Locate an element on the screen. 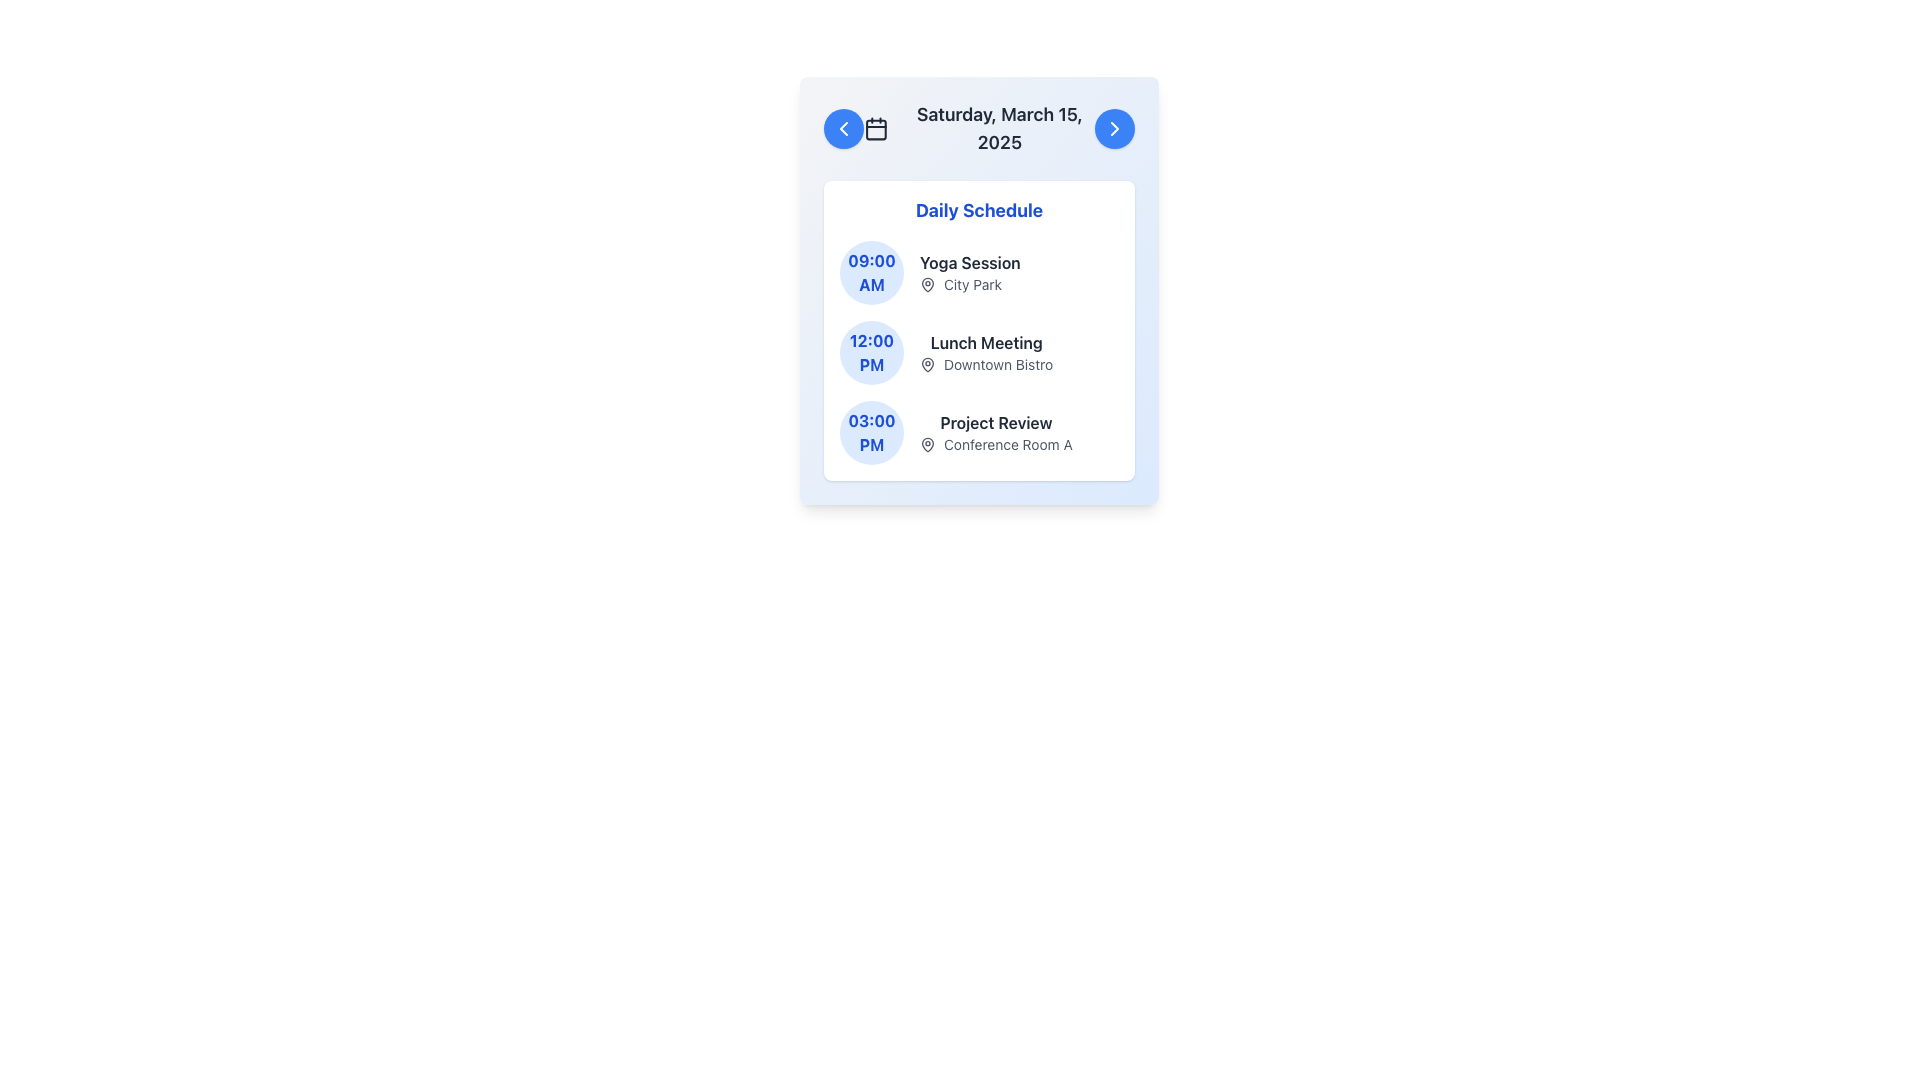 Image resolution: width=1920 pixels, height=1080 pixels. the Text with Icon indicating the venue for the 'Yoga Session' event, which is positioned below the 'Yoga Session' title and aligned with the '09:00 AM' time indicator is located at coordinates (970, 285).